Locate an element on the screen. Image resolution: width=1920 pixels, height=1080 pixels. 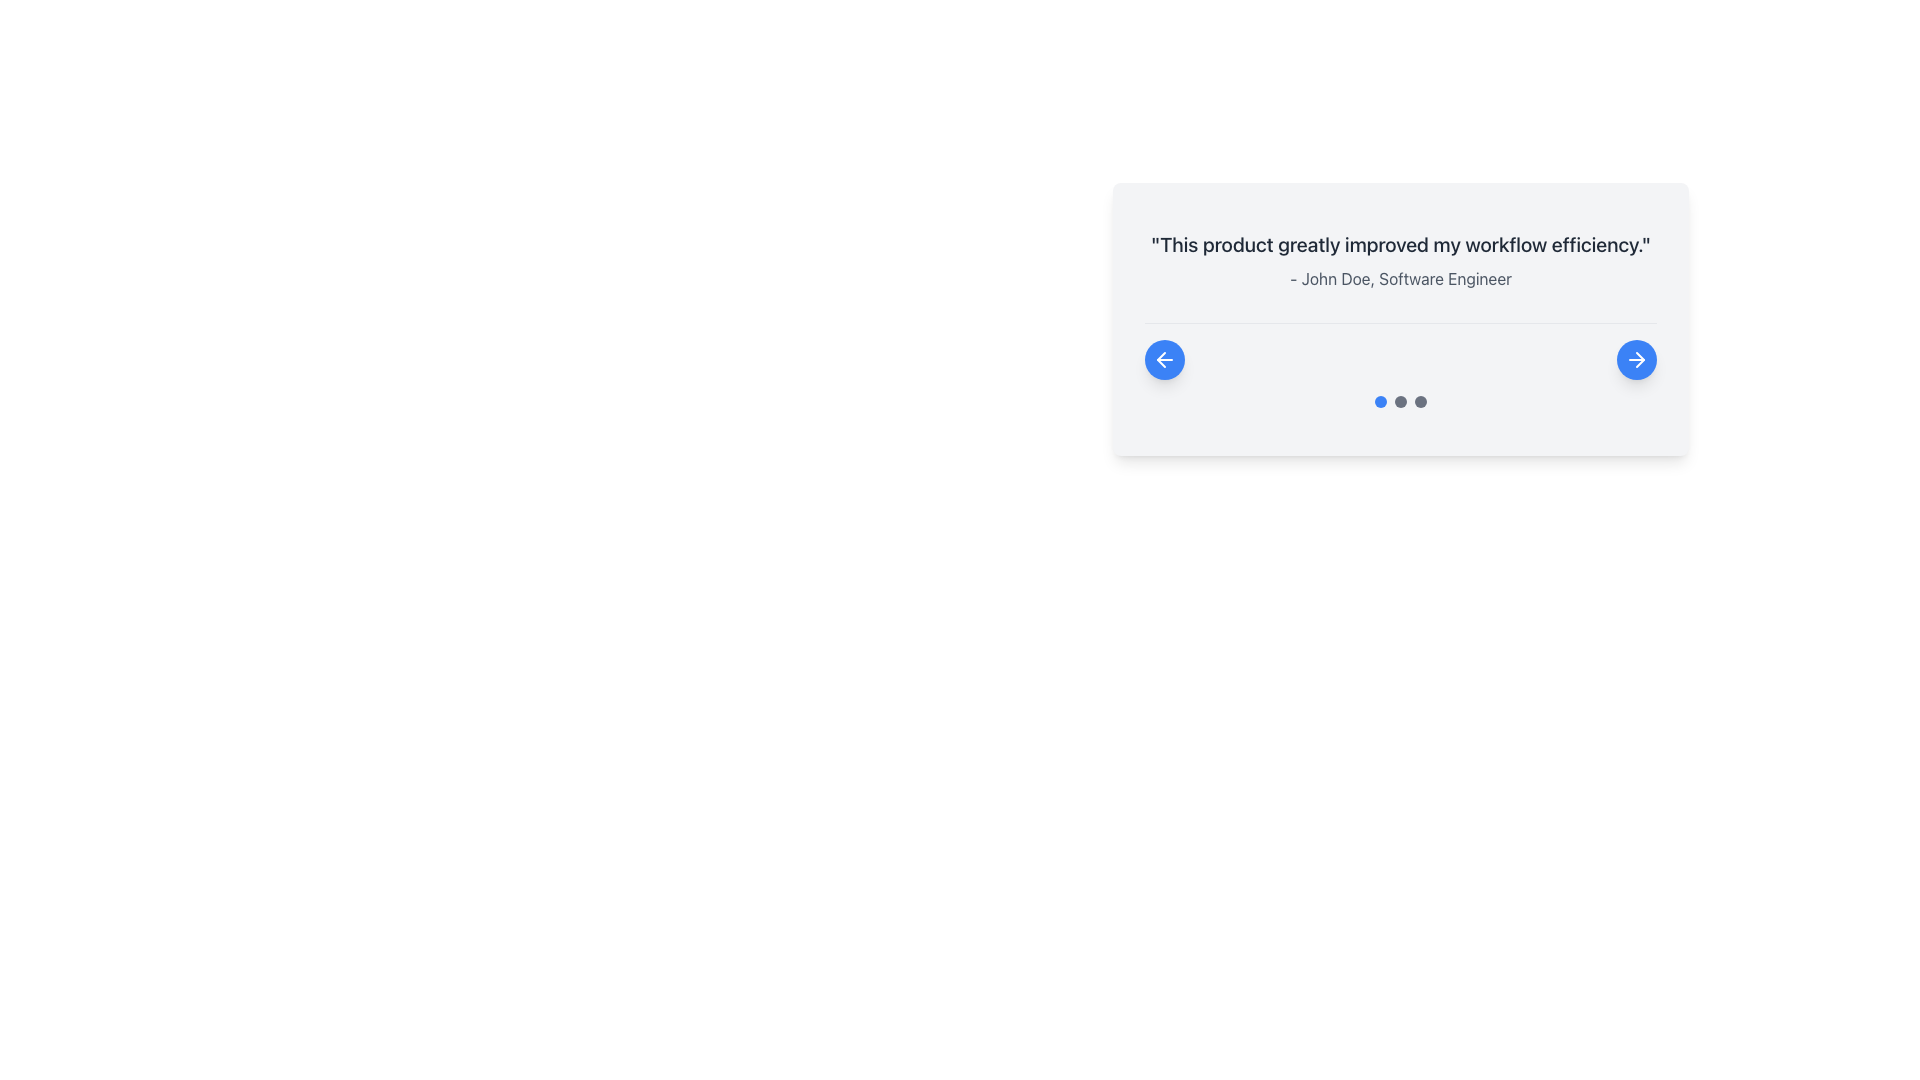
the second gray circular navigation indicator located below the testimonial text is located at coordinates (1400, 401).